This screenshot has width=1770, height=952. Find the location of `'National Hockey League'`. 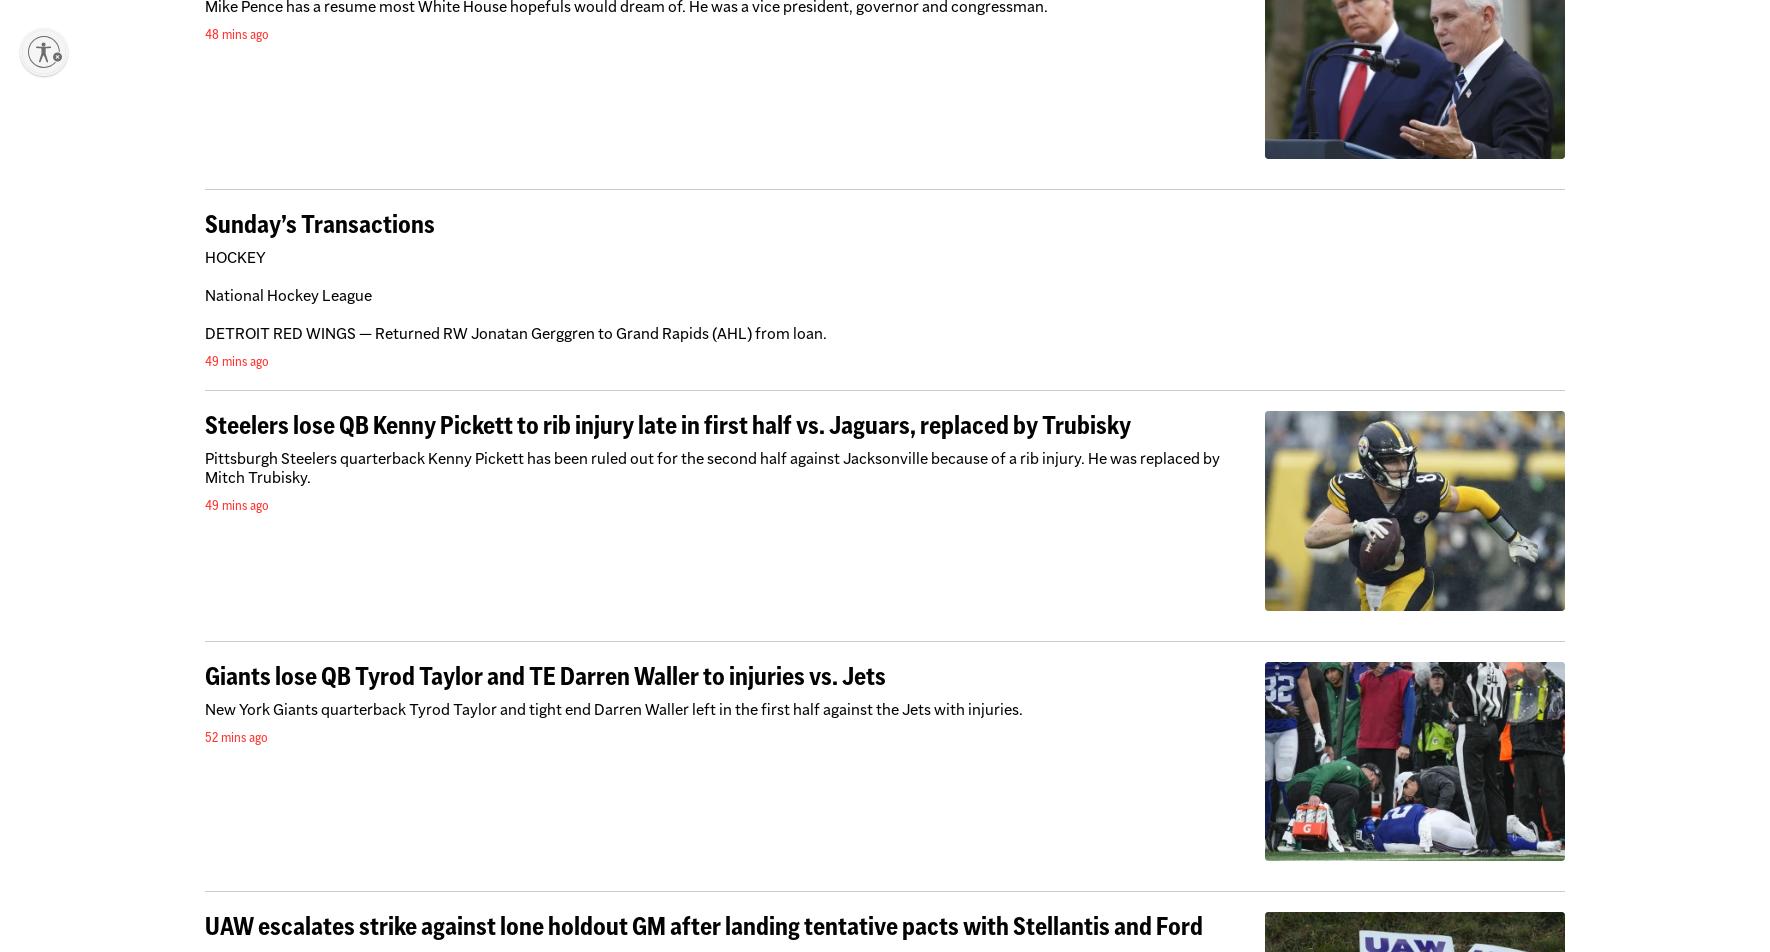

'National Hockey League' is located at coordinates (288, 294).